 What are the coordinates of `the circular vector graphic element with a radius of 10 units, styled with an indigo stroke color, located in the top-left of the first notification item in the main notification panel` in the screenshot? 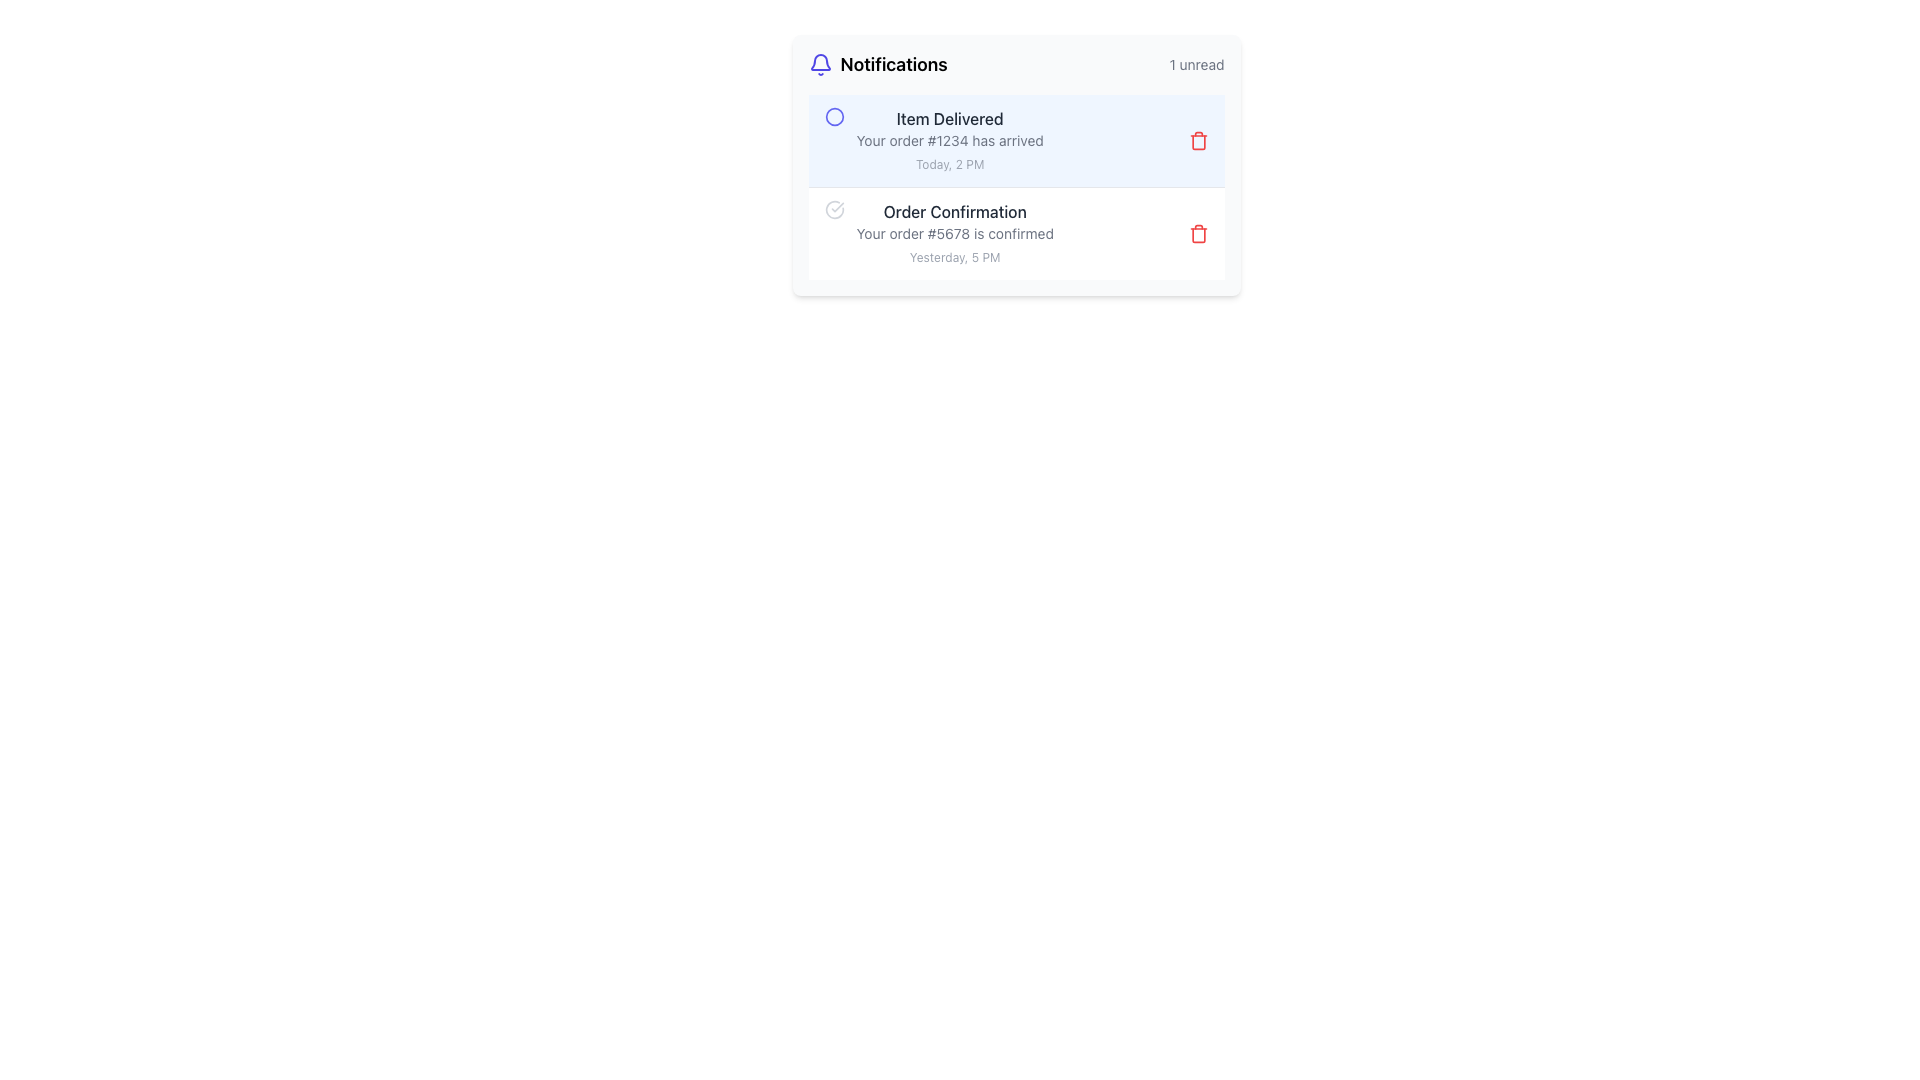 It's located at (834, 116).